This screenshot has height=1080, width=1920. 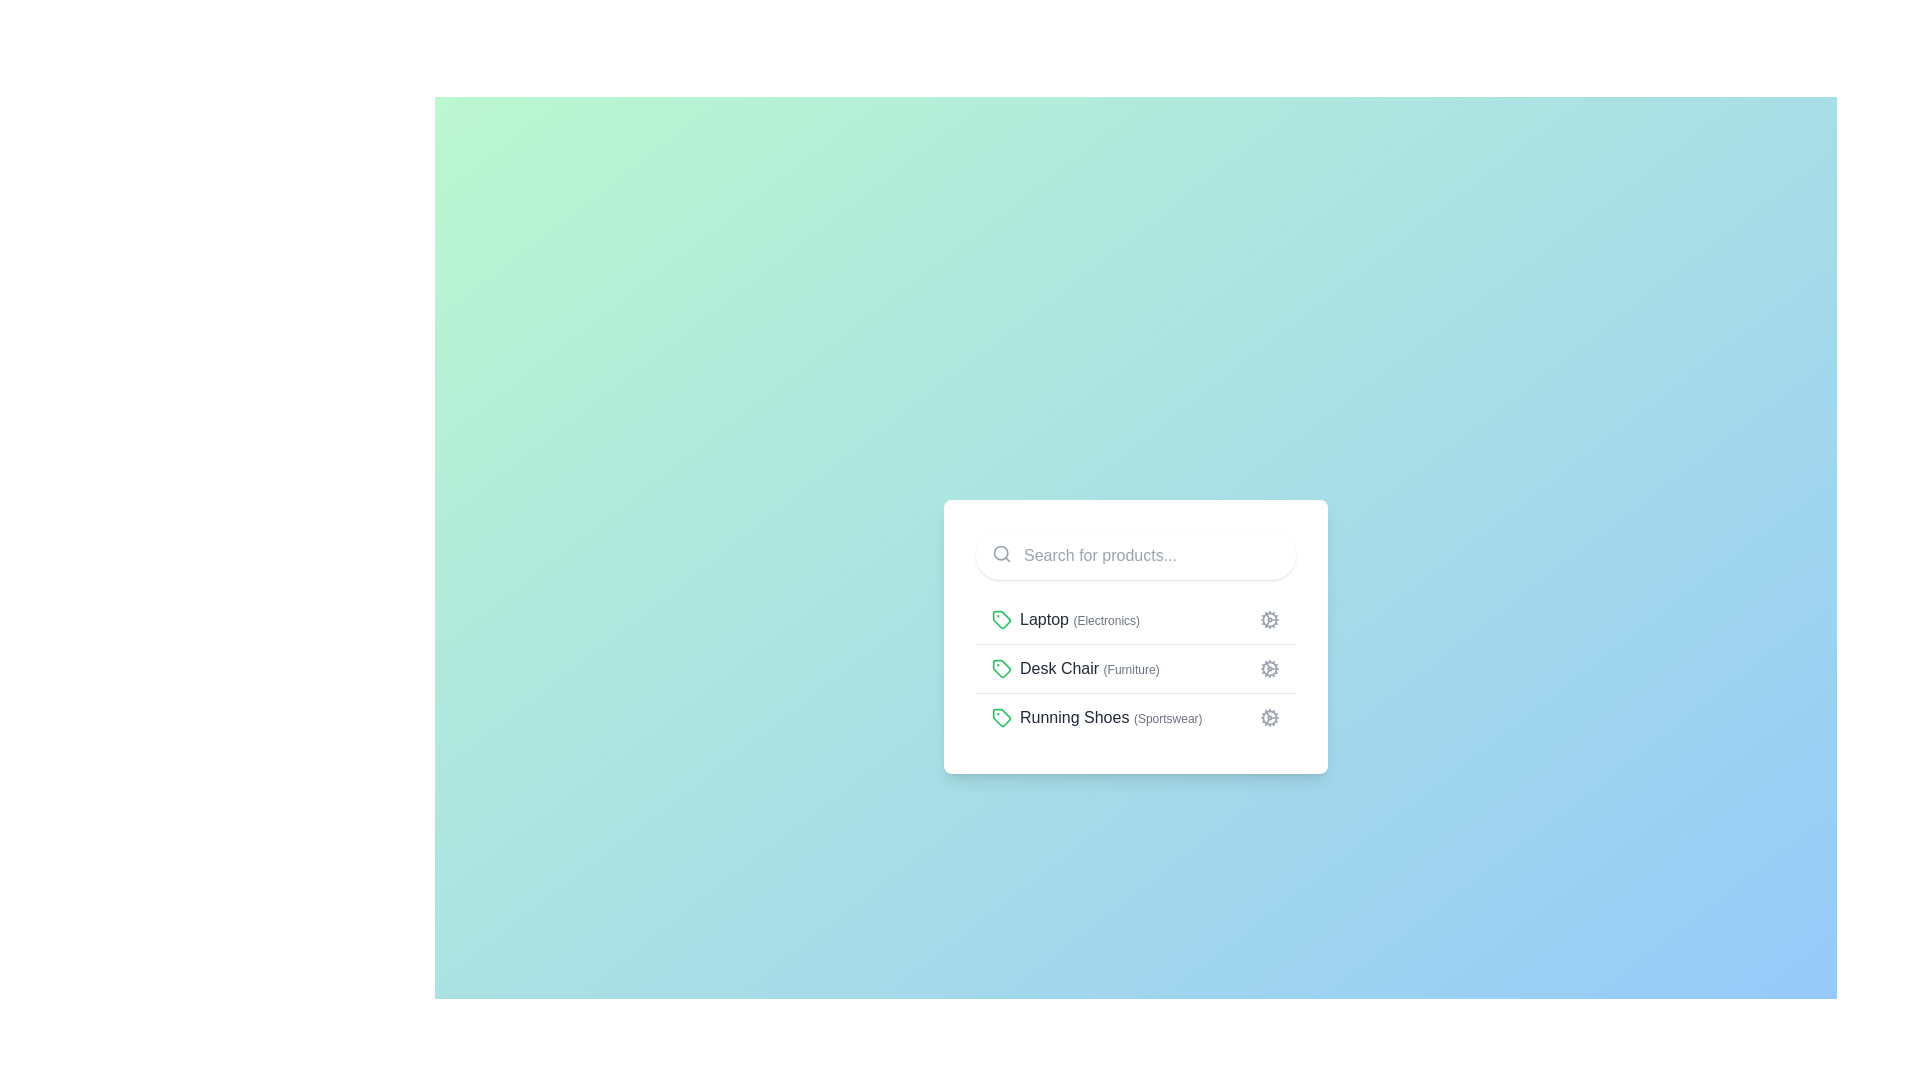 What do you see at coordinates (1002, 668) in the screenshot?
I see `the tag icon that symbolizes the 'Desk Chair' in the 'Furniture' category, located immediately to the left of the label 'Desk Chair (Furniture)'` at bounding box center [1002, 668].